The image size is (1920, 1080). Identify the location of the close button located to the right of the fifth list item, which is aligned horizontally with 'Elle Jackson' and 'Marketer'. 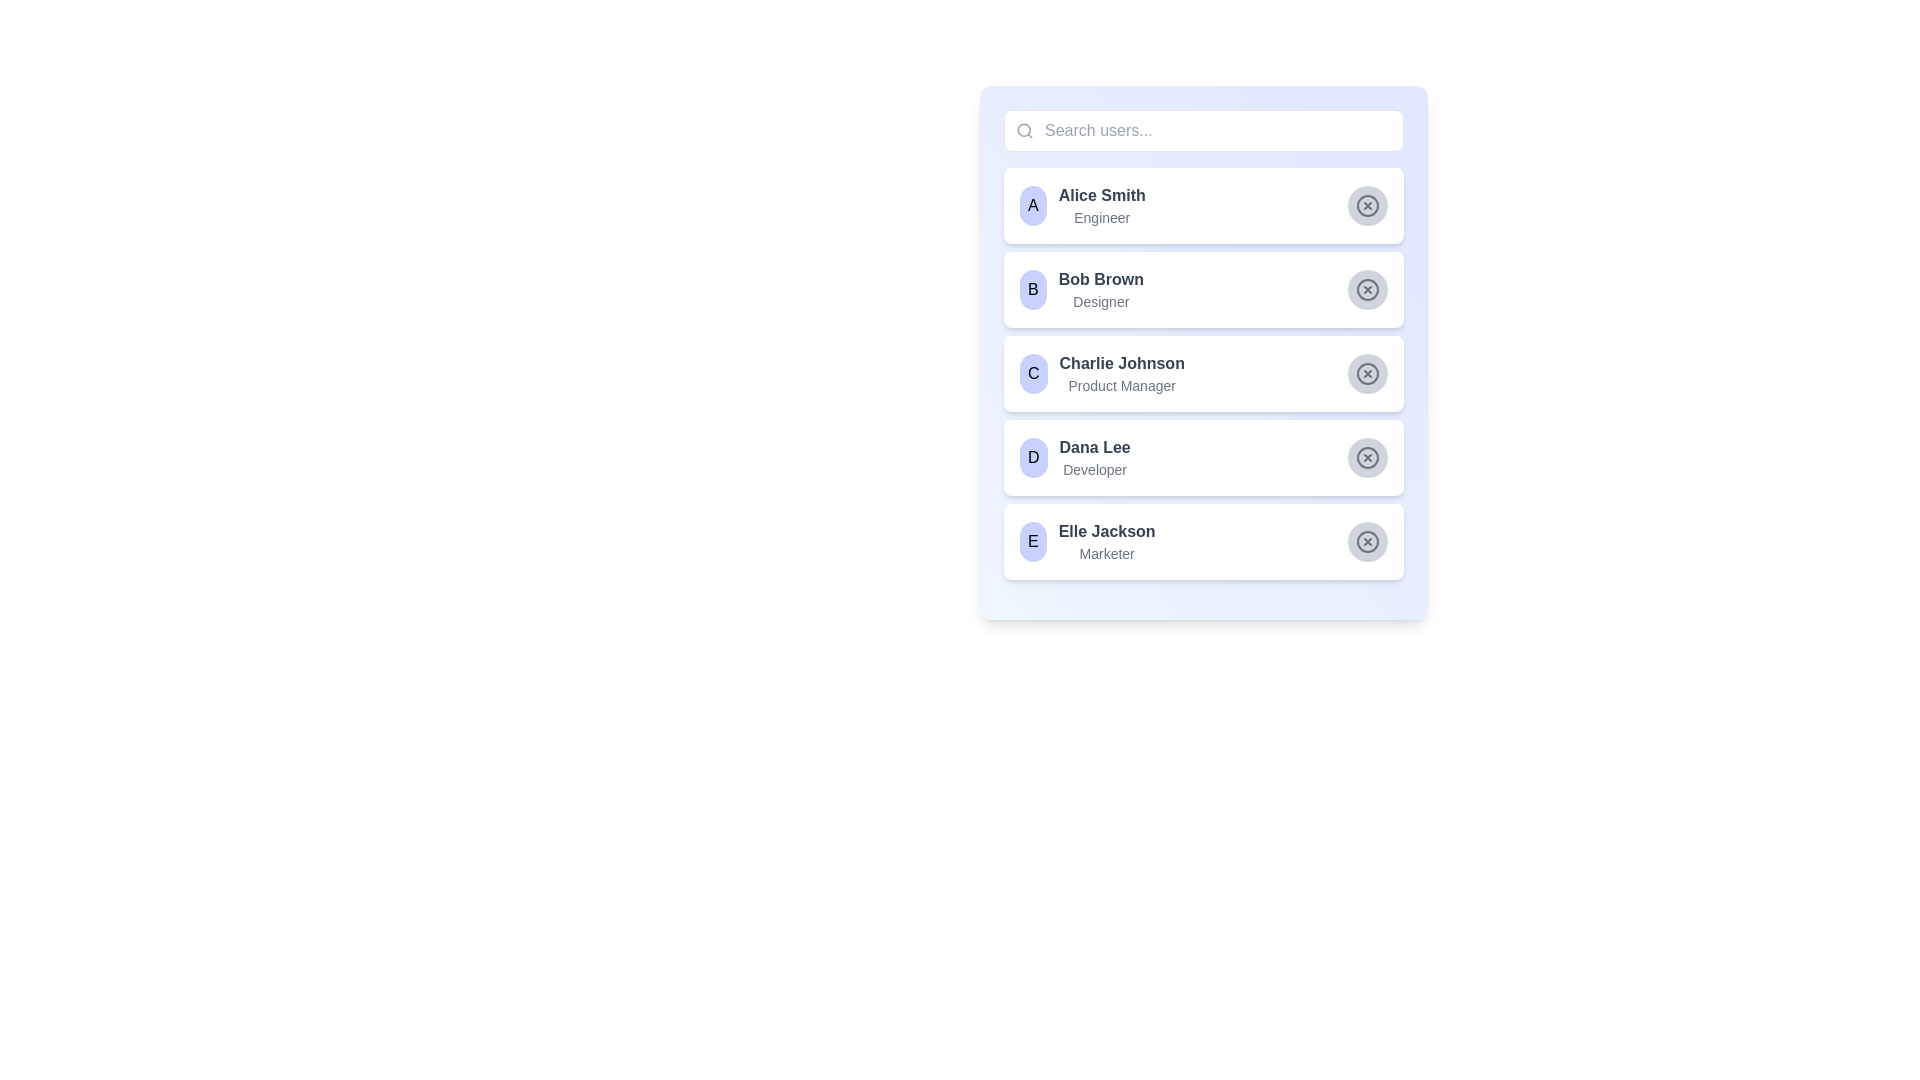
(1367, 542).